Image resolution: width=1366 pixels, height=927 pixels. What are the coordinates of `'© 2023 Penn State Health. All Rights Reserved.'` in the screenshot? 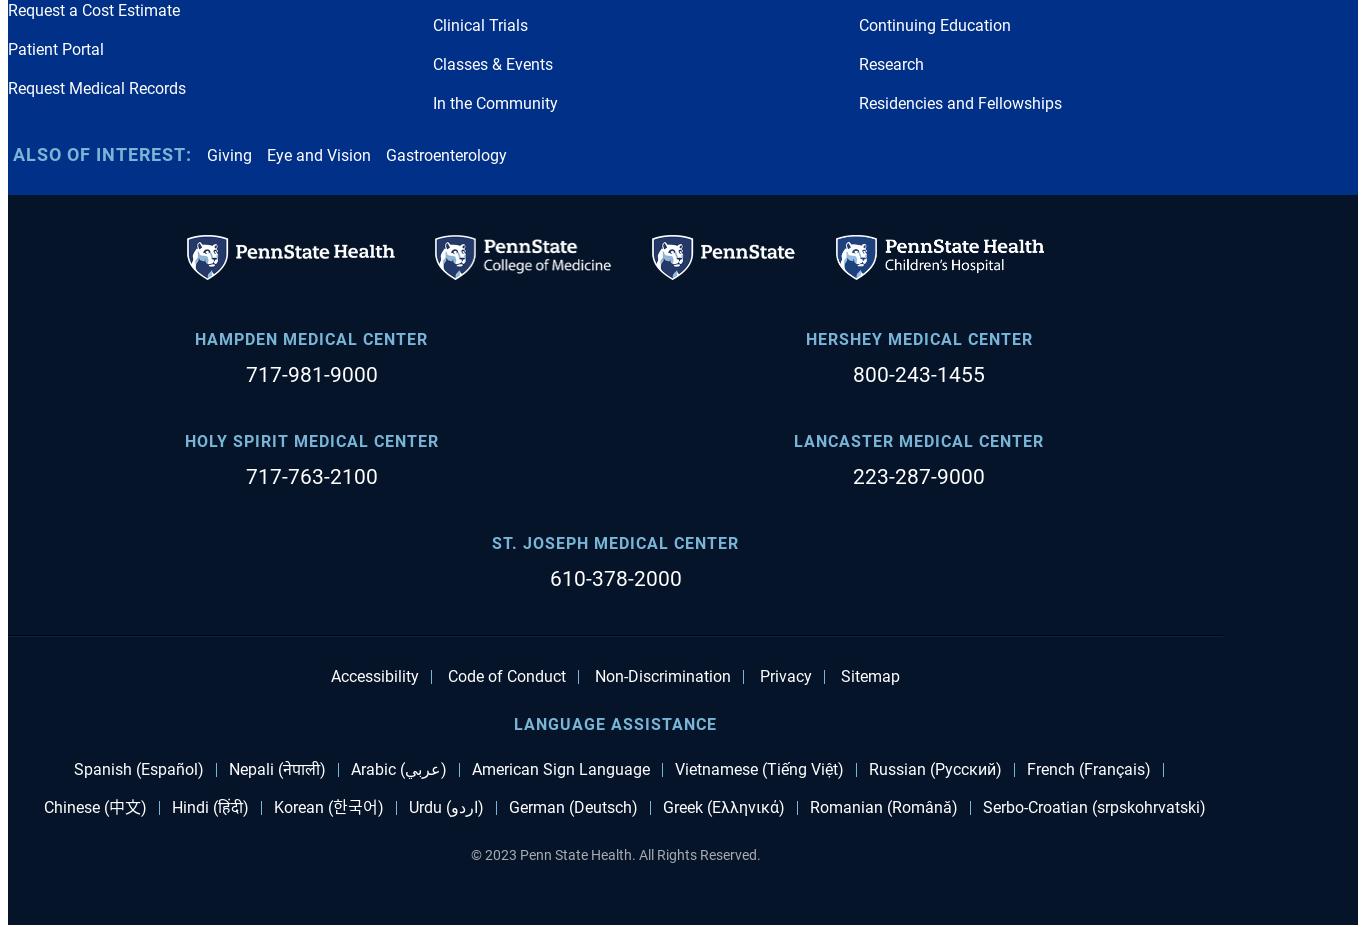 It's located at (613, 854).